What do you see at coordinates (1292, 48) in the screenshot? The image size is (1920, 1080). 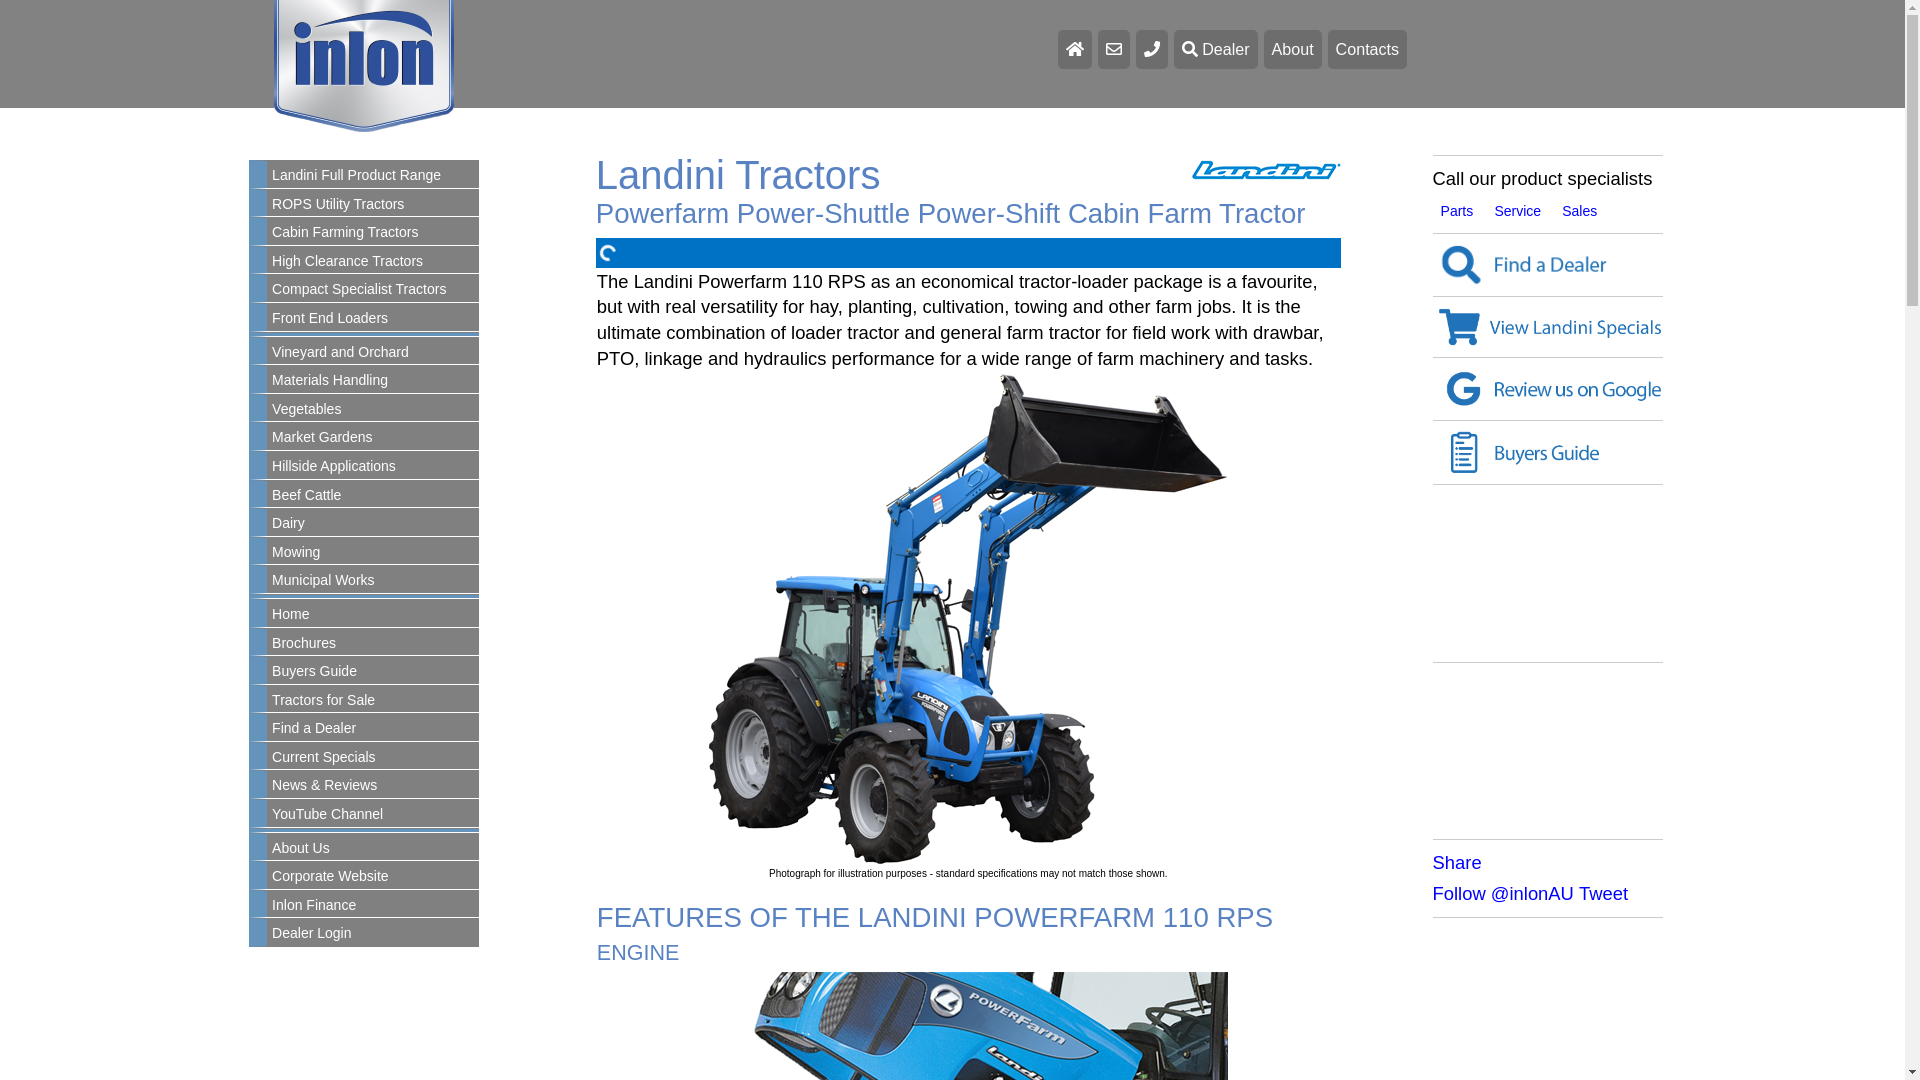 I see `'About'` at bounding box center [1292, 48].